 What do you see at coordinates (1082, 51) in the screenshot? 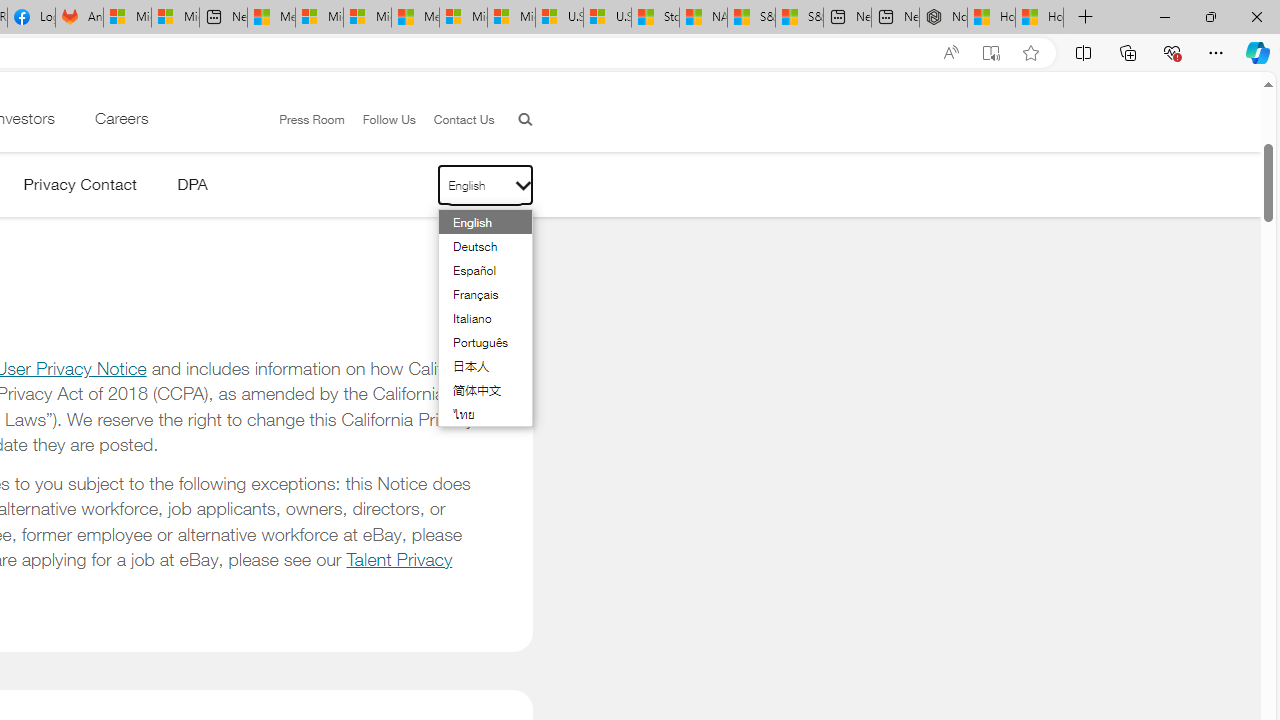
I see `'Split screen'` at bounding box center [1082, 51].